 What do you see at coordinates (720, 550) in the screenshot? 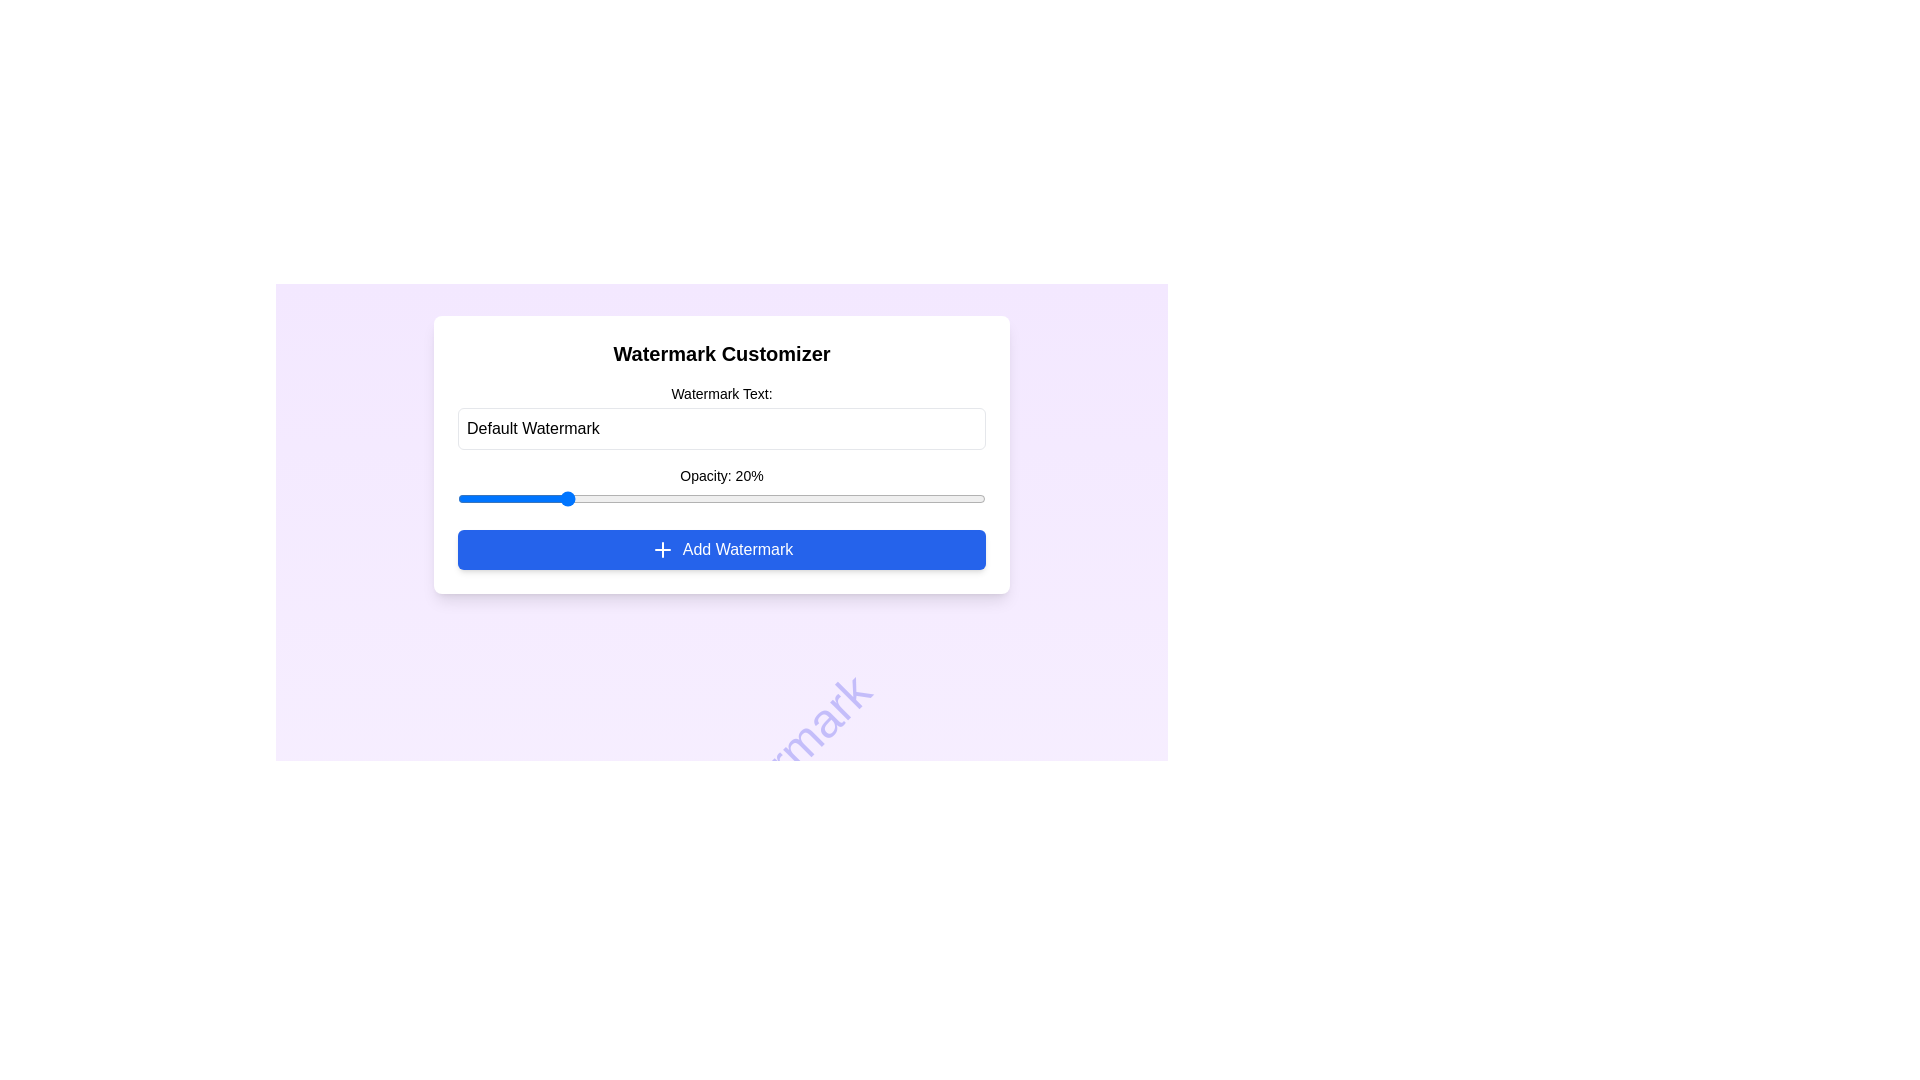
I see `the 'Apply Watermark' button located at the bottom of the 'Watermark Customizer' section to apply the configured watermark settings` at bounding box center [720, 550].